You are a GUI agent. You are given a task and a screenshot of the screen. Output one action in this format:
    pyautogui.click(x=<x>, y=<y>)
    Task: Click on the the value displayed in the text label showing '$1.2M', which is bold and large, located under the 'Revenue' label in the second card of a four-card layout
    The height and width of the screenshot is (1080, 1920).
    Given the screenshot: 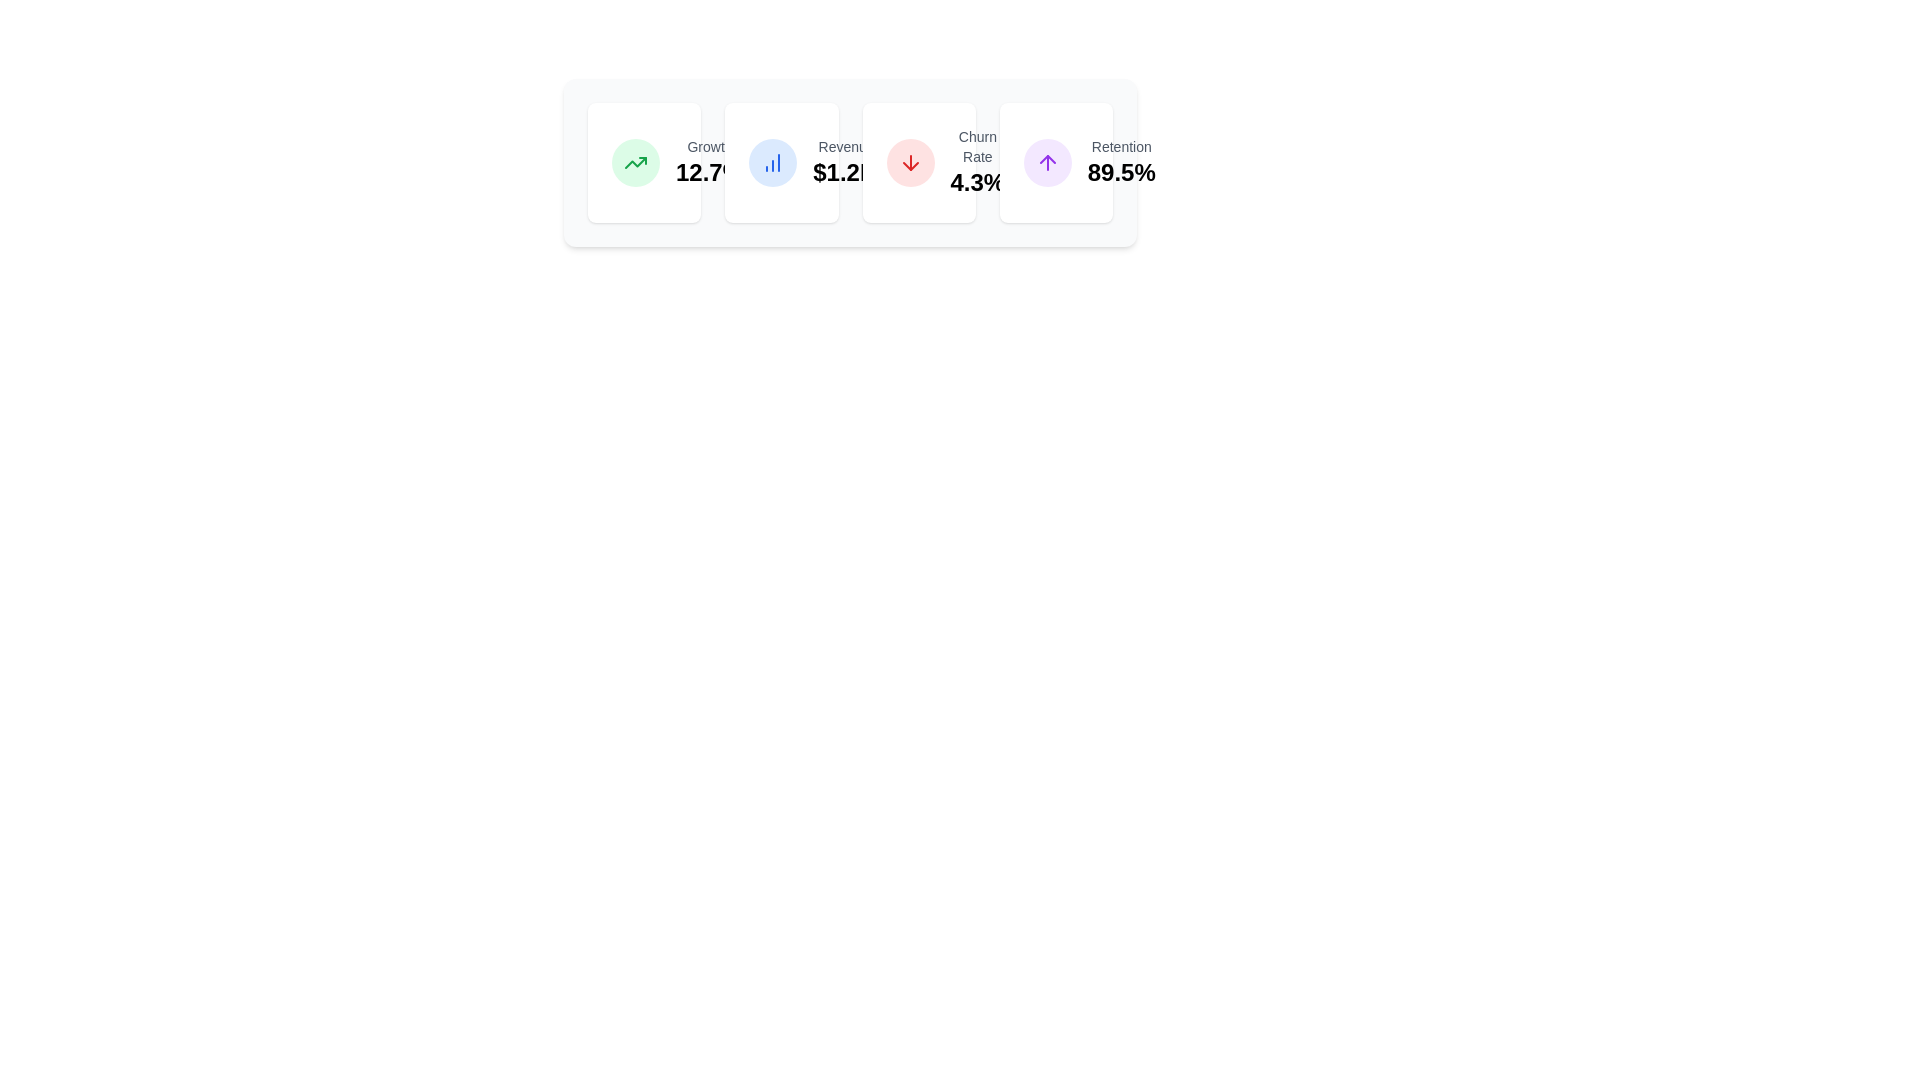 What is the action you would take?
    pyautogui.click(x=846, y=172)
    